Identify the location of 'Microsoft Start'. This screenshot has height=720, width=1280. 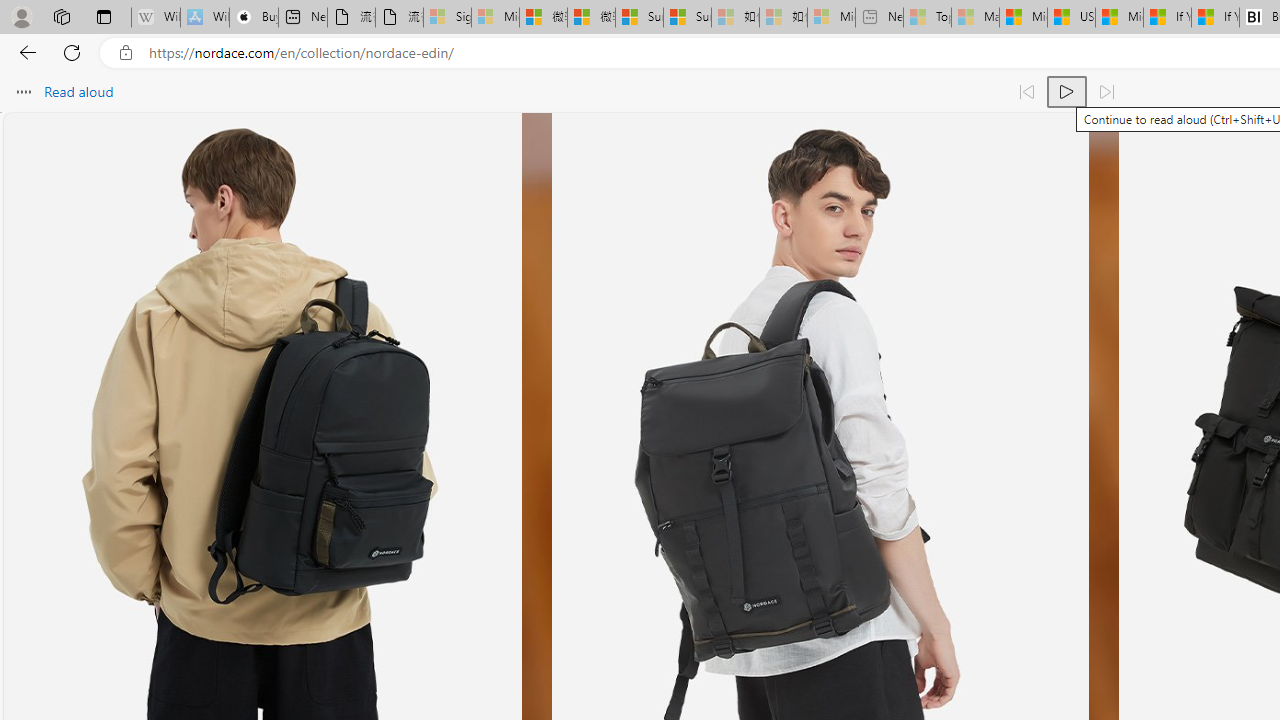
(1118, 17).